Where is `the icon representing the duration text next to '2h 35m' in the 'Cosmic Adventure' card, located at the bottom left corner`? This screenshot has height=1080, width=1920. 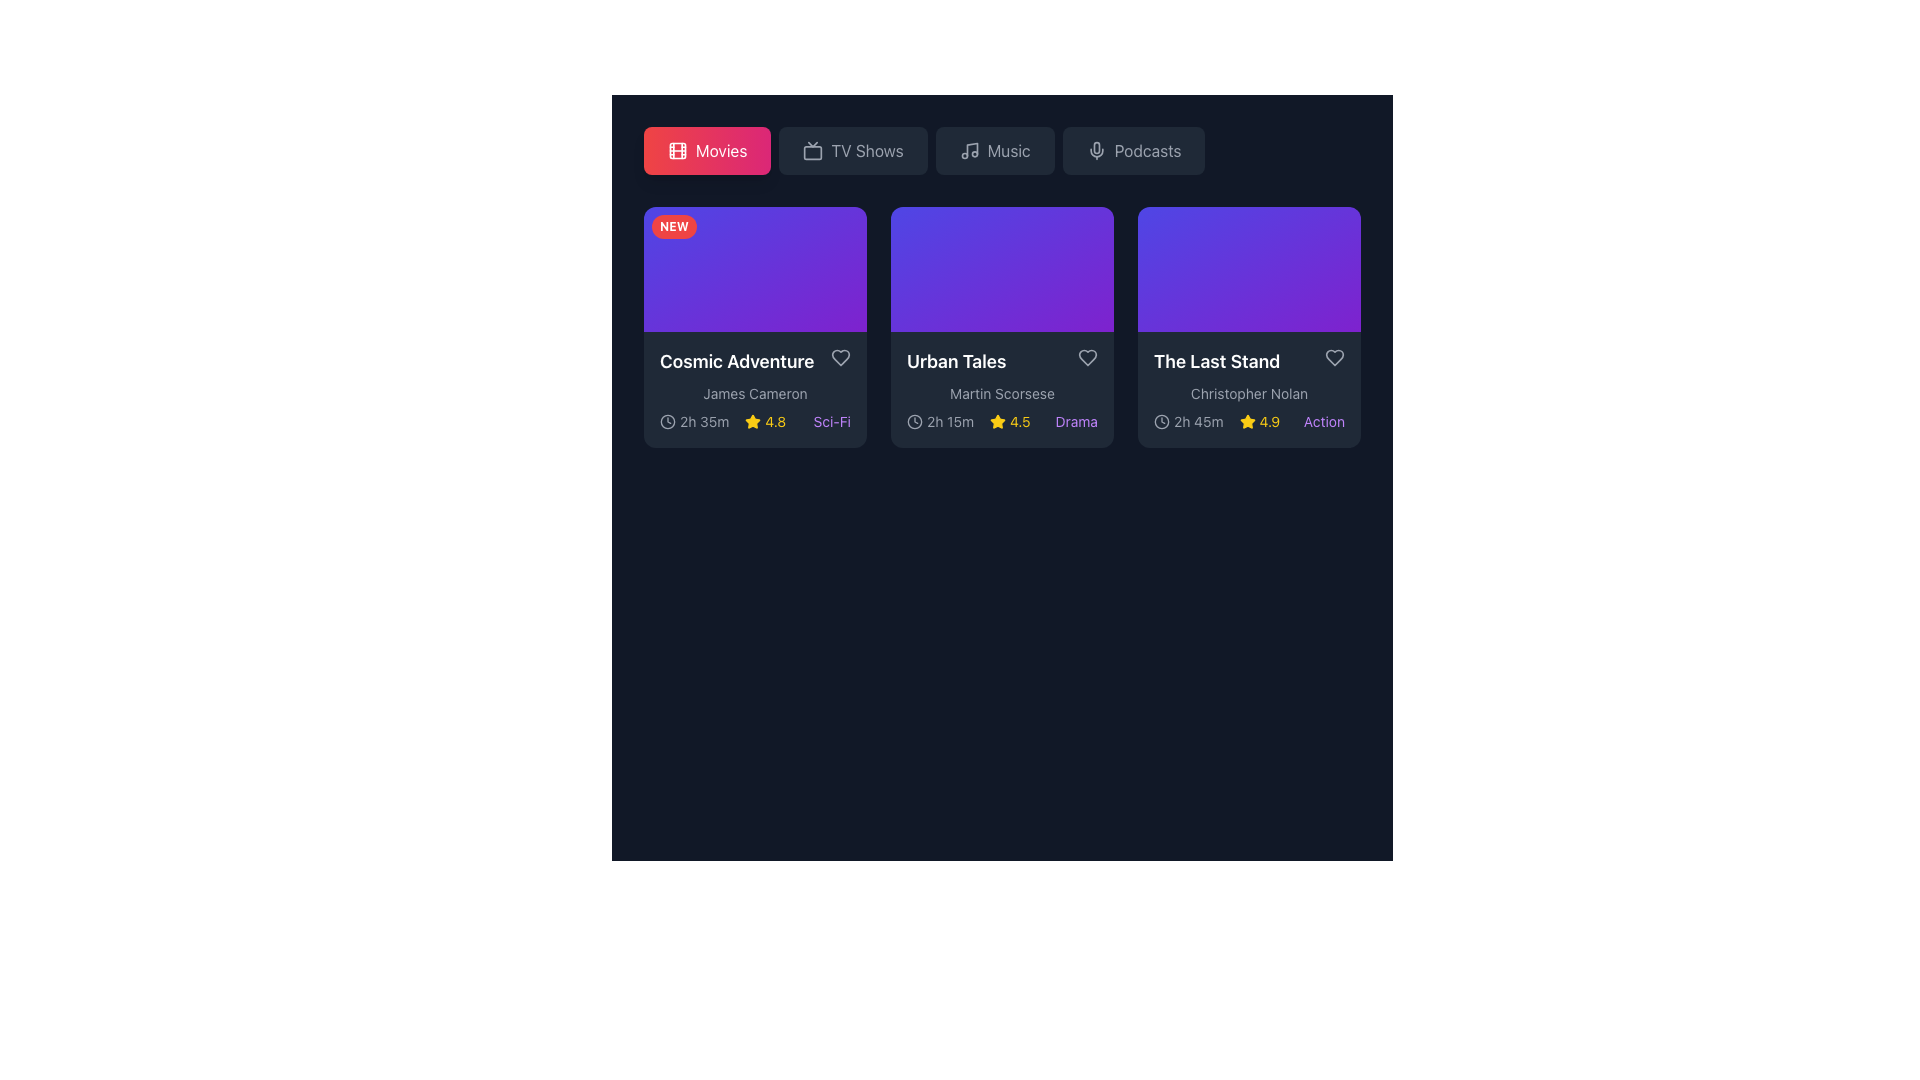 the icon representing the duration text next to '2h 35m' in the 'Cosmic Adventure' card, located at the bottom left corner is located at coordinates (667, 420).